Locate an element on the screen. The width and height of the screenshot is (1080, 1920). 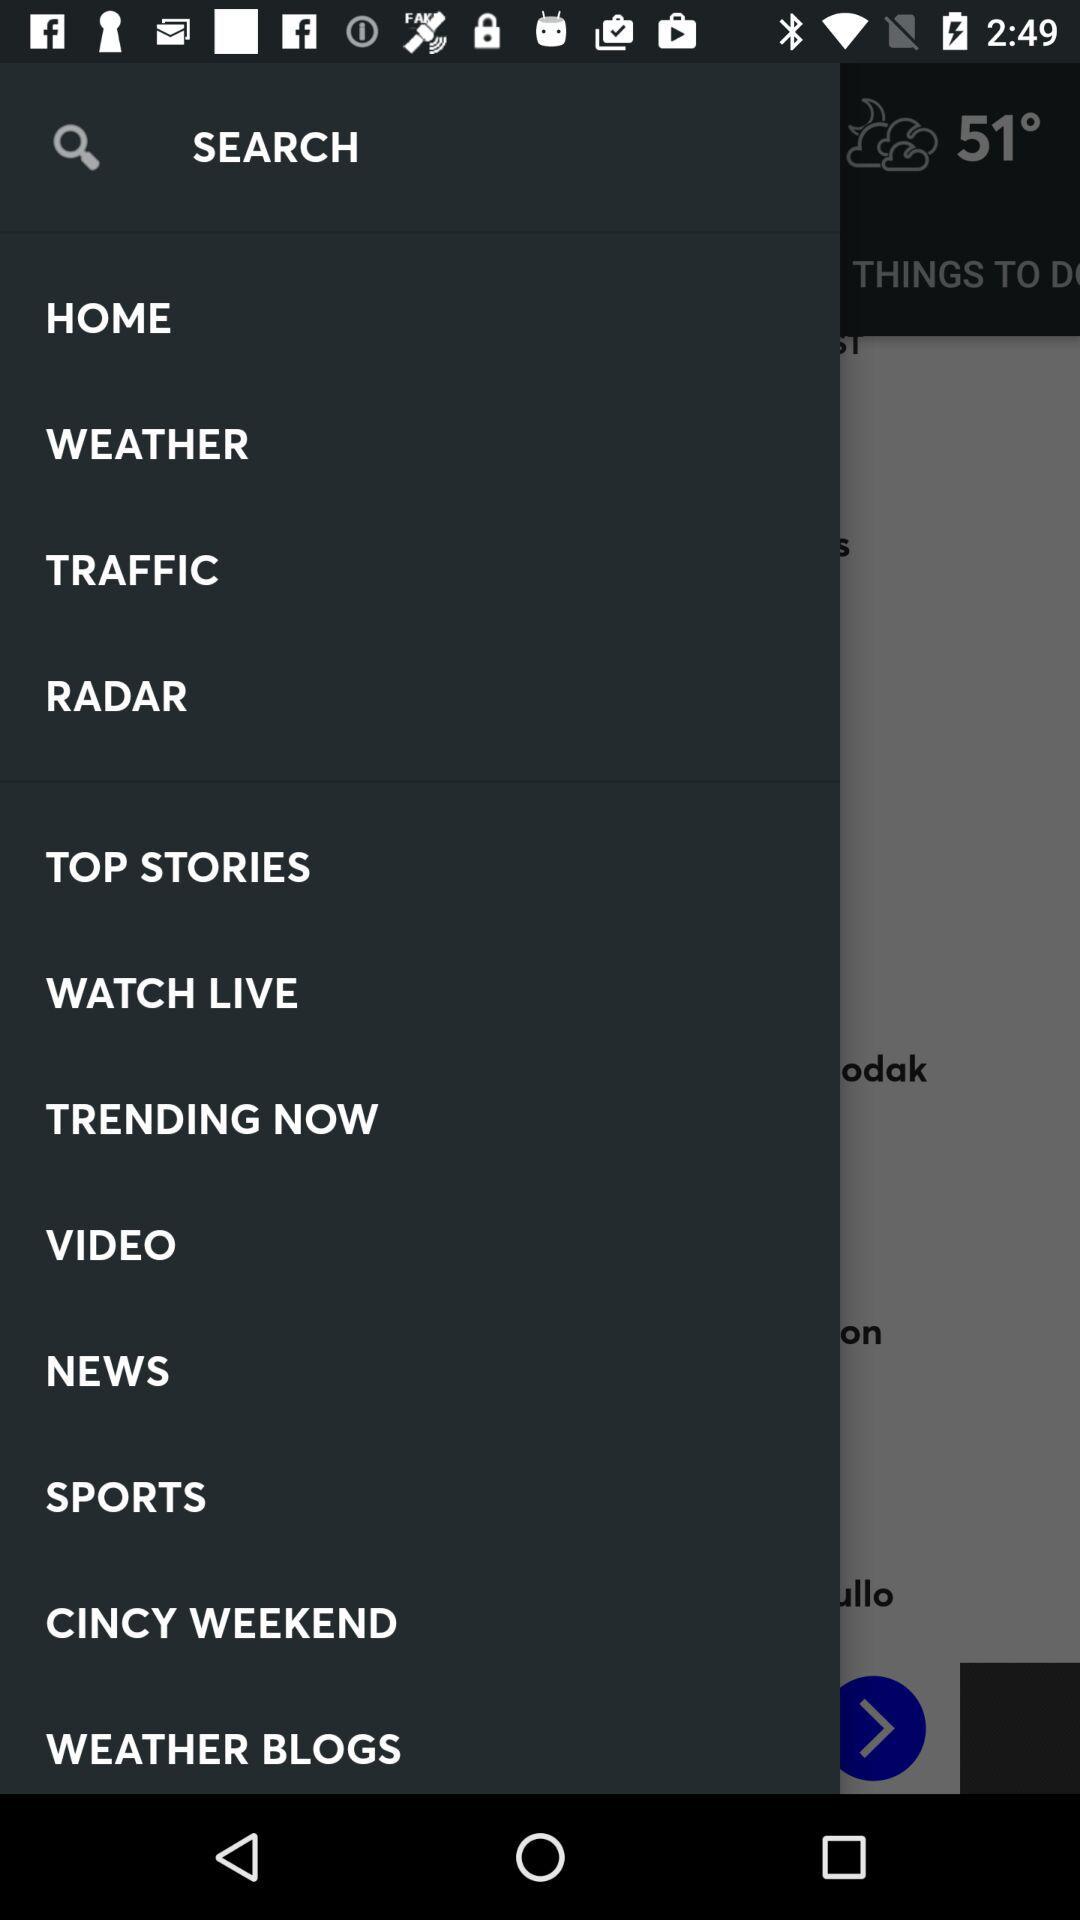
the text below home is located at coordinates (199, 396).